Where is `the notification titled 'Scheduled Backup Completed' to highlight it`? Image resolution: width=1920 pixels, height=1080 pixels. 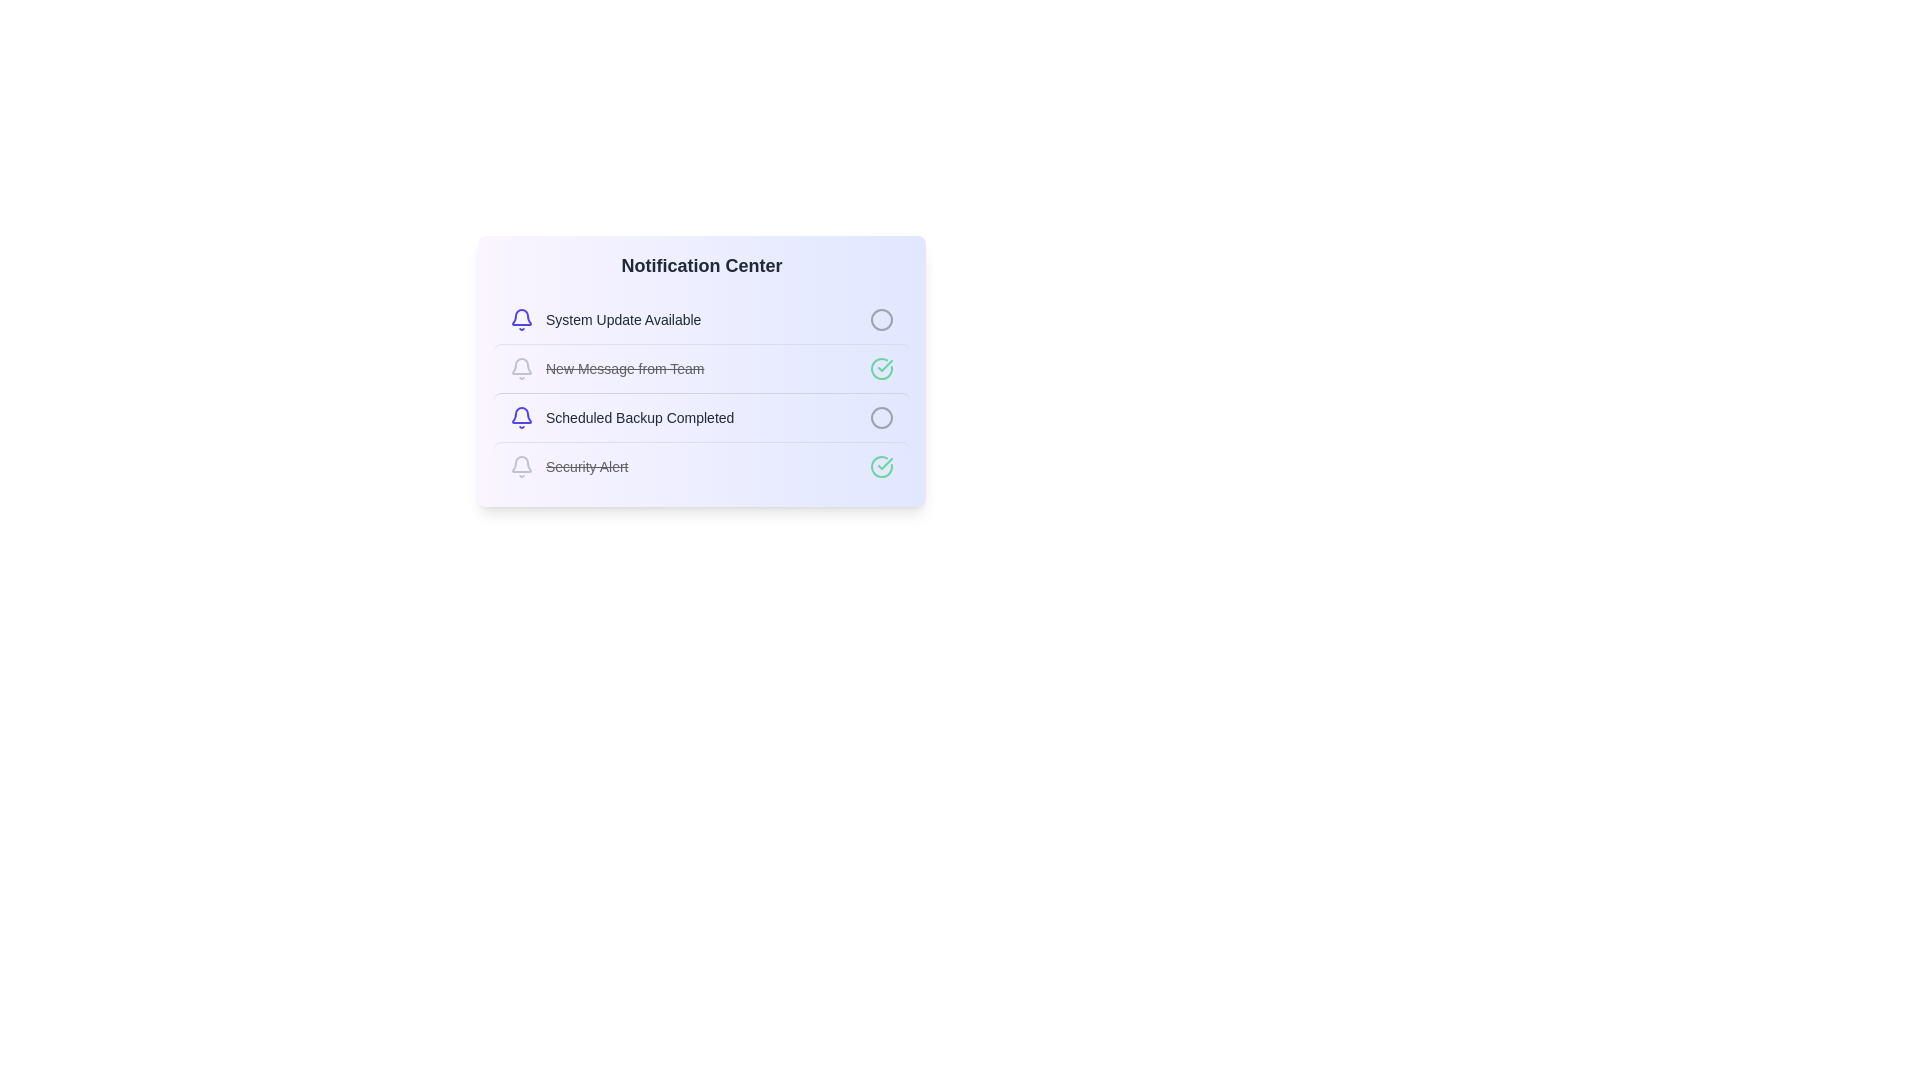 the notification titled 'Scheduled Backup Completed' to highlight it is located at coordinates (701, 416).